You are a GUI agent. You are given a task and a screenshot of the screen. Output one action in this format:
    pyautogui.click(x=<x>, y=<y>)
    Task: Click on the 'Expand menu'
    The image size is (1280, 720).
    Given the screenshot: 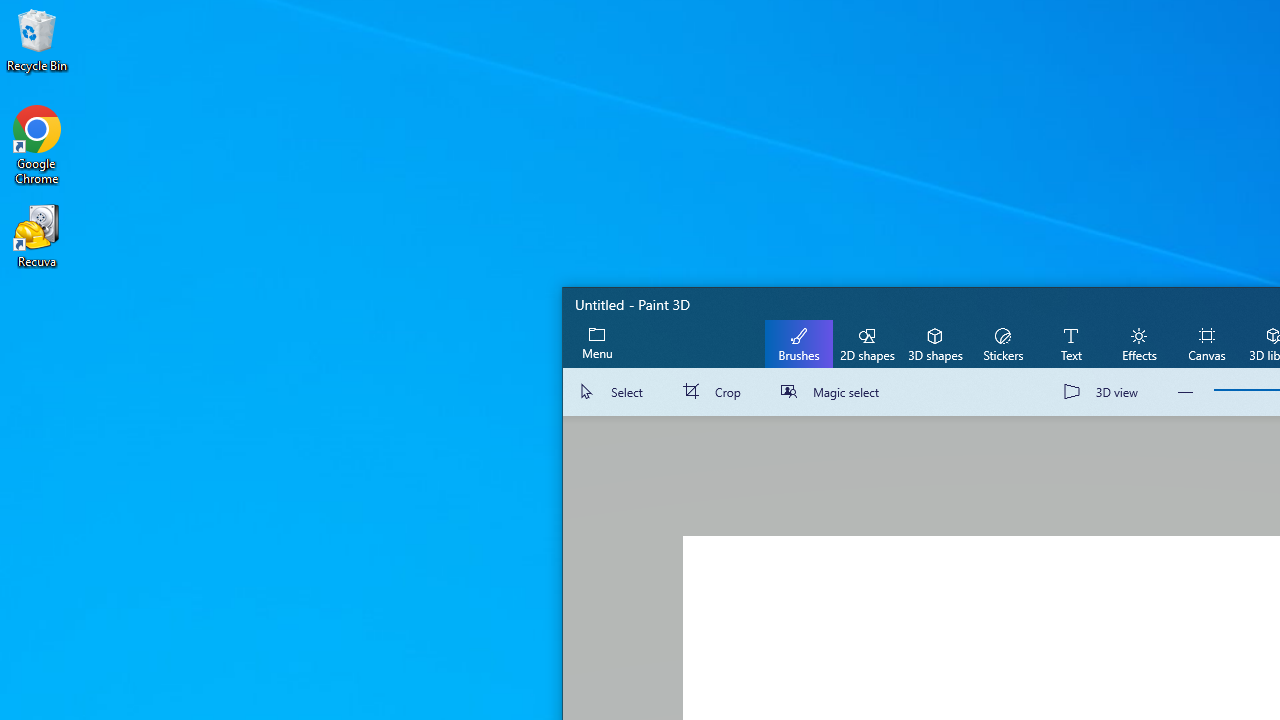 What is the action you would take?
    pyautogui.click(x=596, y=342)
    